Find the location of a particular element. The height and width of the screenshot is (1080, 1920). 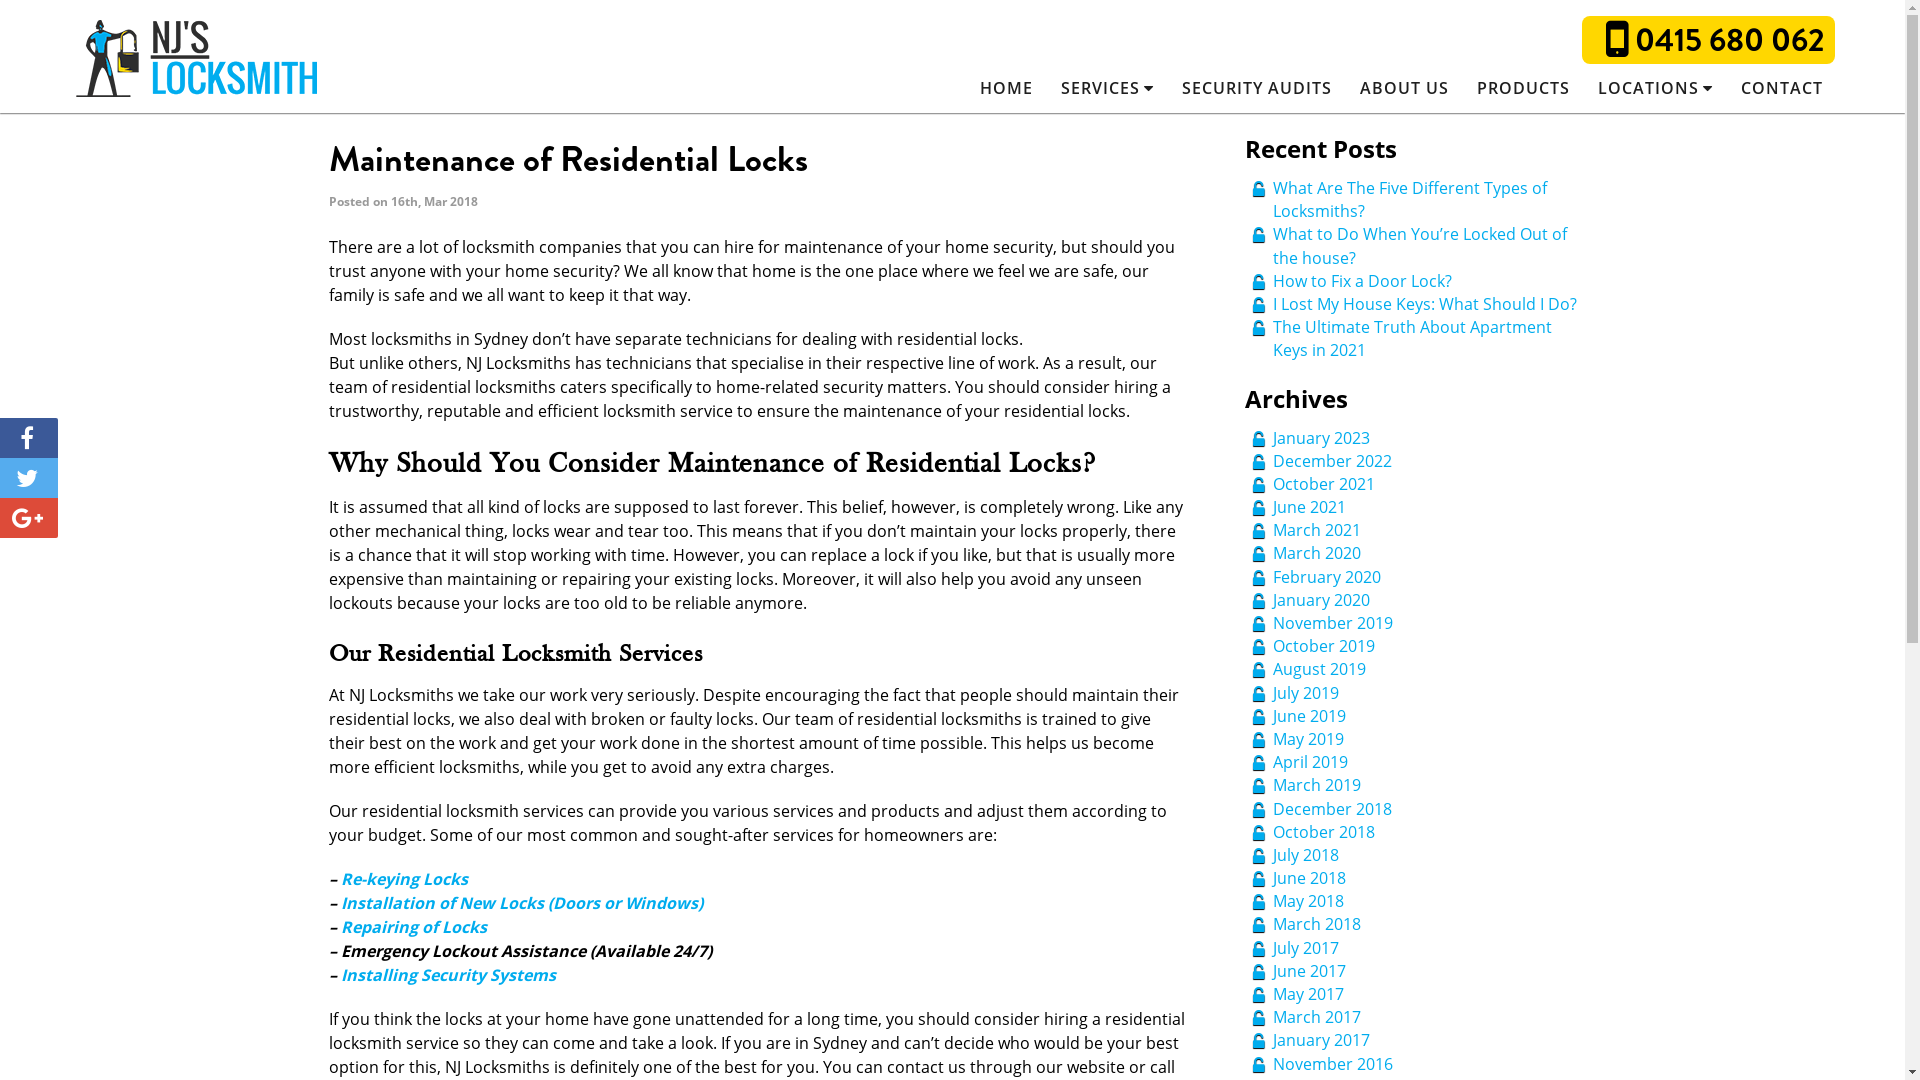

'Tweet' is located at coordinates (28, 478).